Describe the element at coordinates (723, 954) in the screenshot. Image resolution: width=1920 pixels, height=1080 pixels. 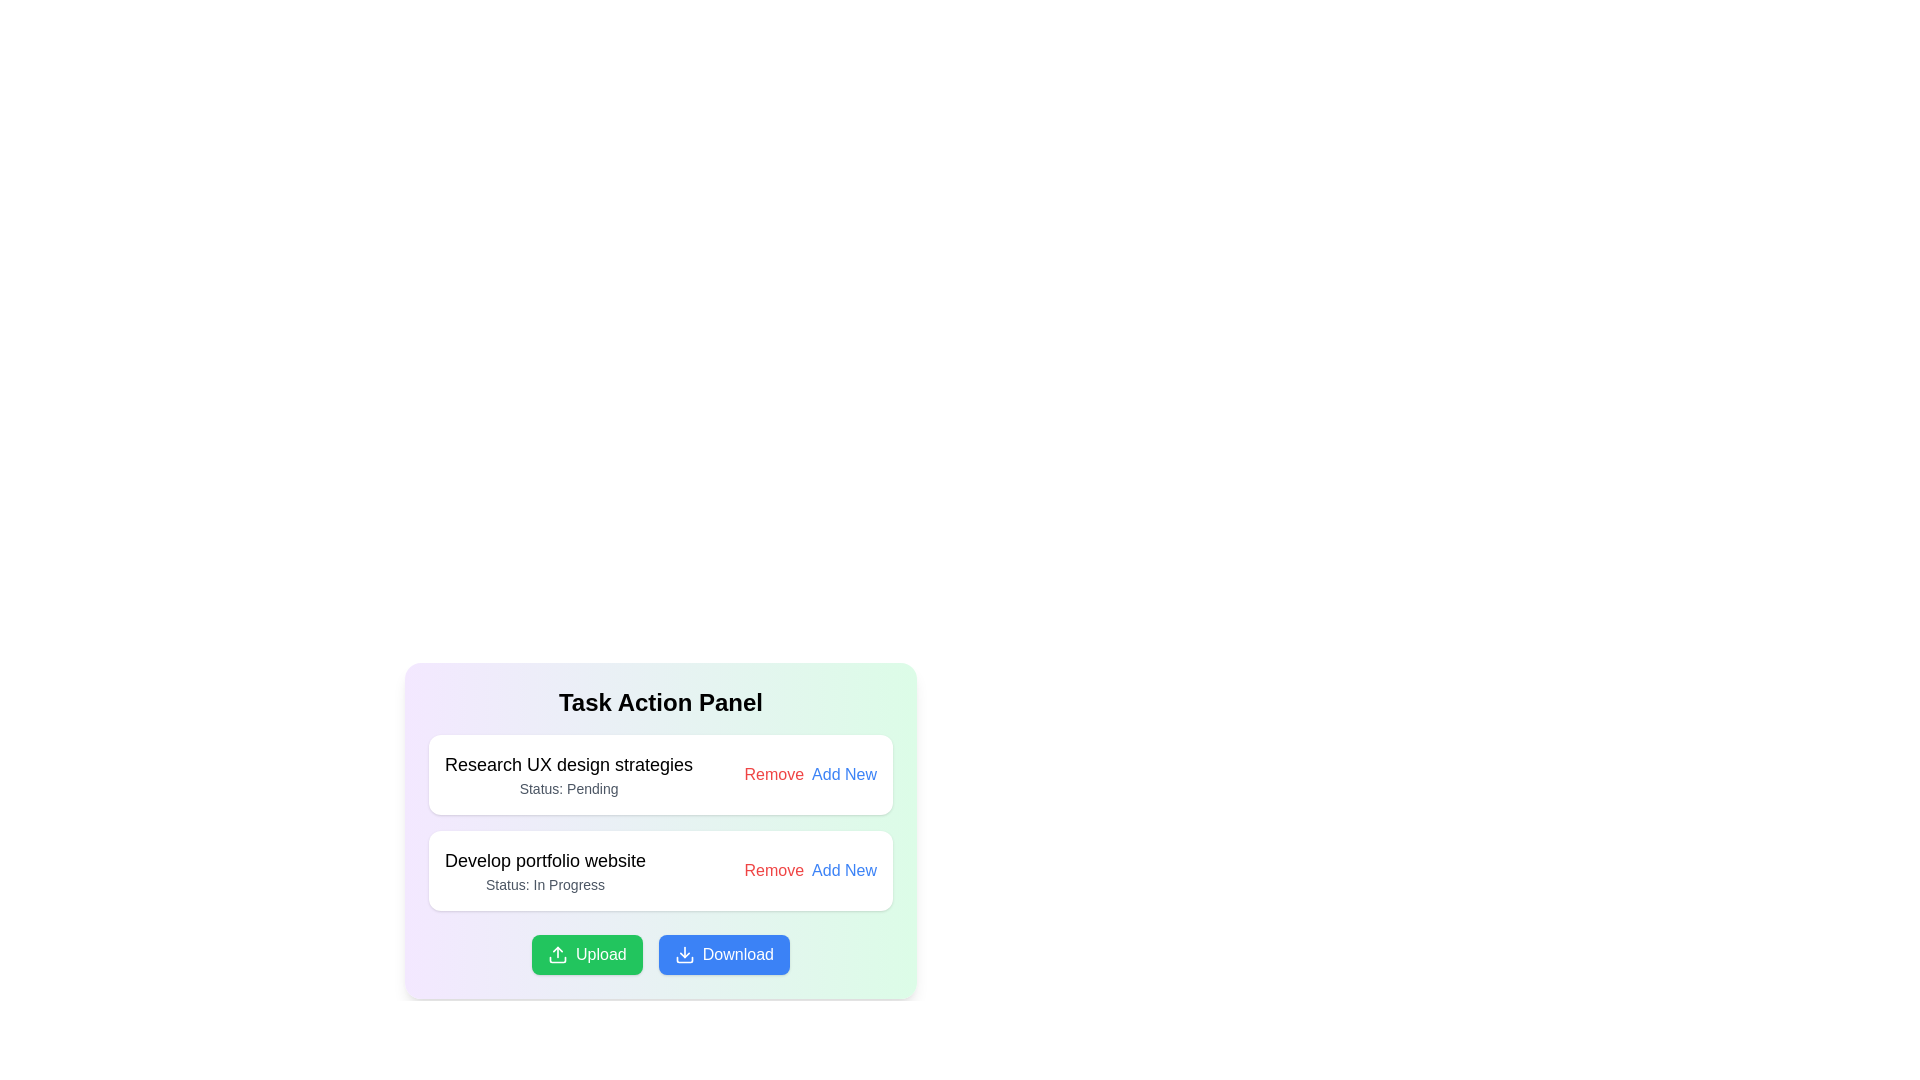
I see `the 'Download' button, which is styled with a blue background and white text, located to the right of the 'Upload' button at the center-bottom of the panel` at that location.